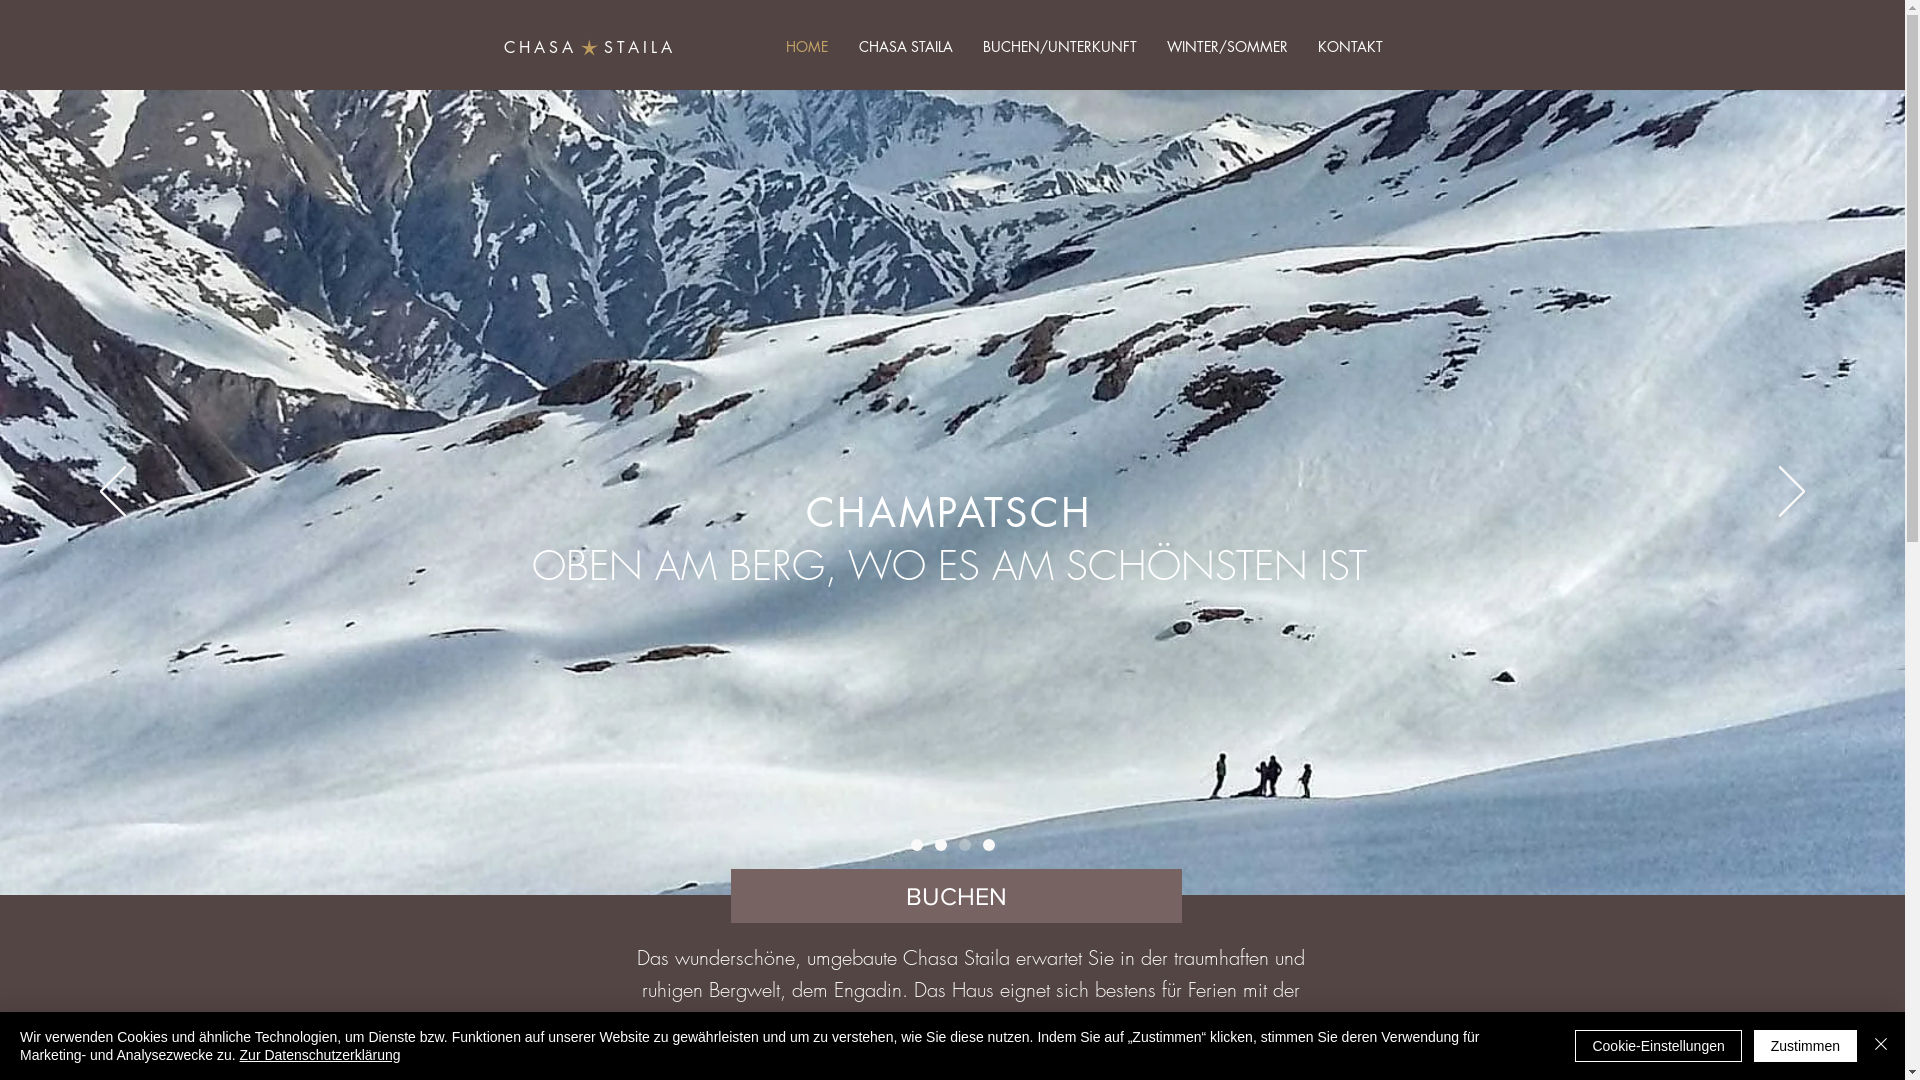  Describe the element at coordinates (1059, 45) in the screenshot. I see `'BUCHEN/UNTERKUNFT'` at that location.